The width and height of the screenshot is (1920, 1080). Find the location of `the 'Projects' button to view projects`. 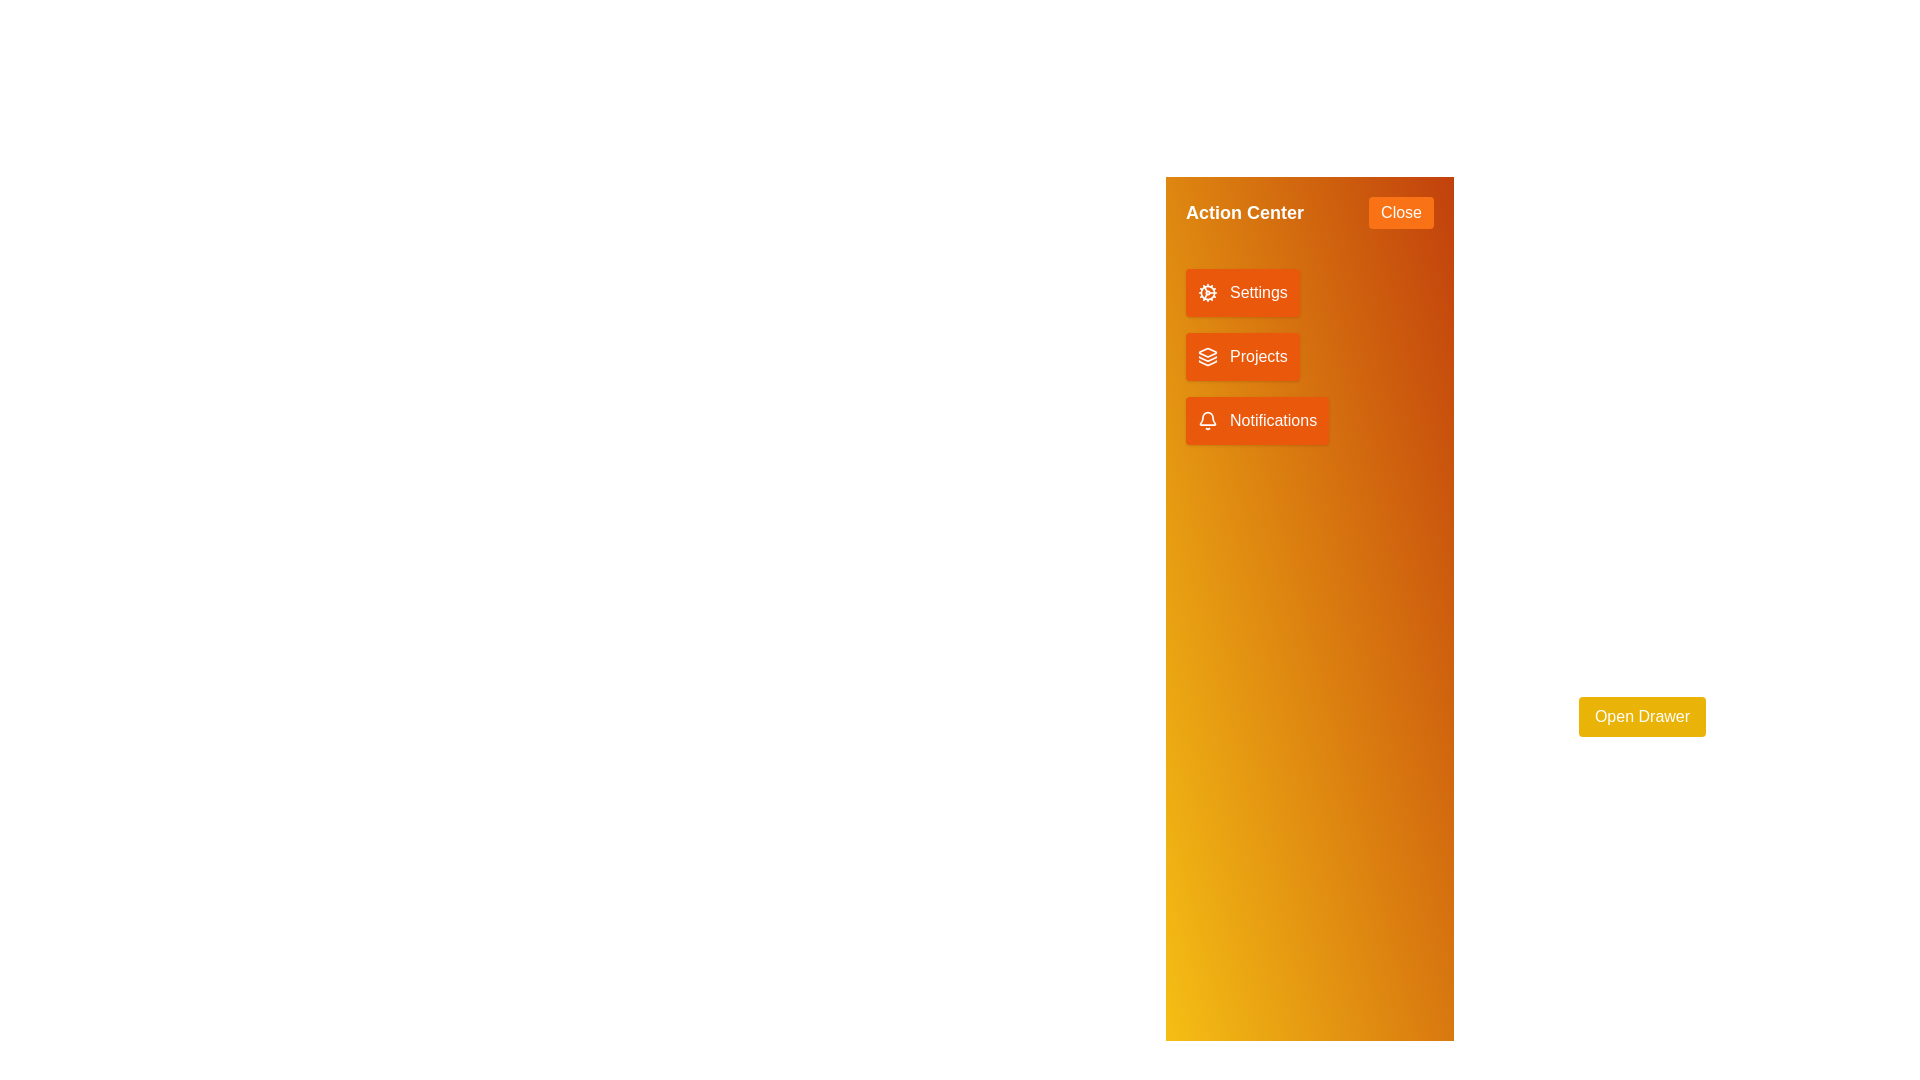

the 'Projects' button to view projects is located at coordinates (1241, 356).